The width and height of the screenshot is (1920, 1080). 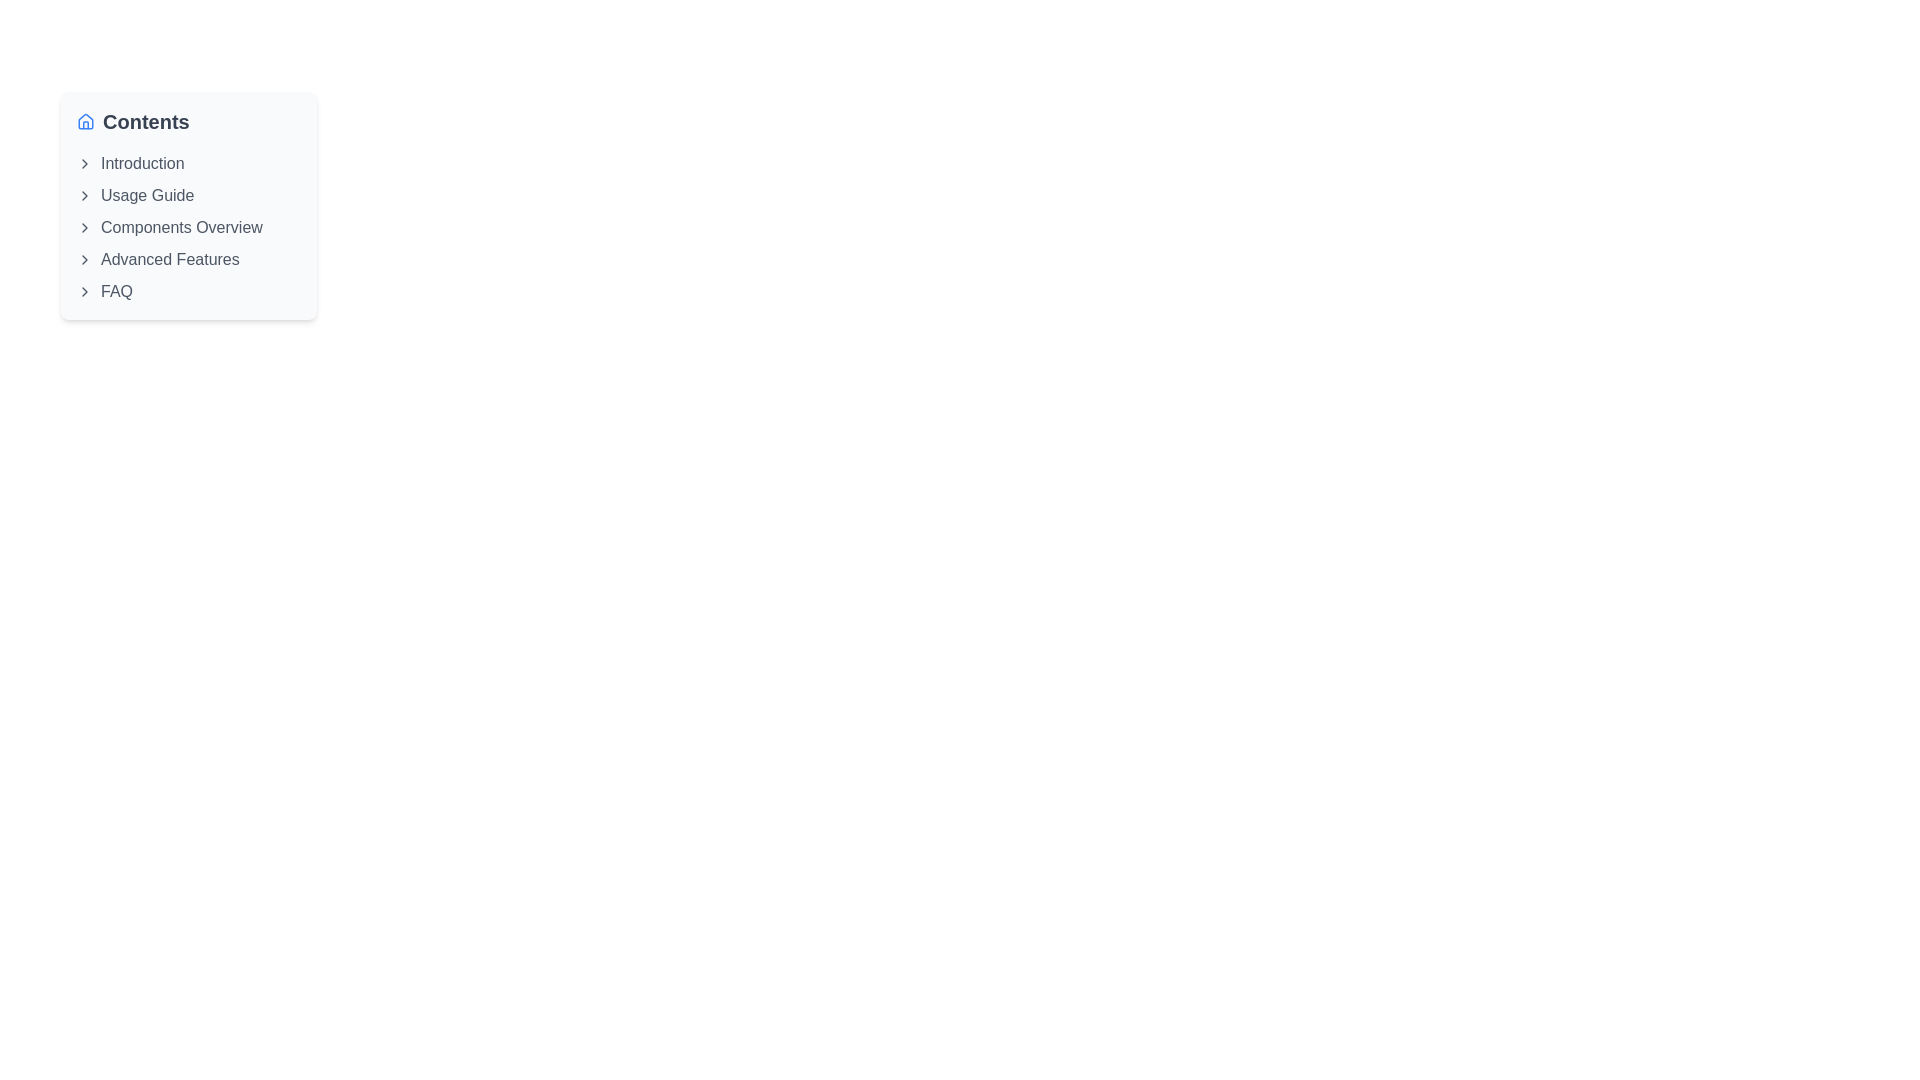 I want to click on the 'Home' SVG icon located in the sidebar above the 'Contents' label to navigate back to the main page or dashboard, so click(x=85, y=120).